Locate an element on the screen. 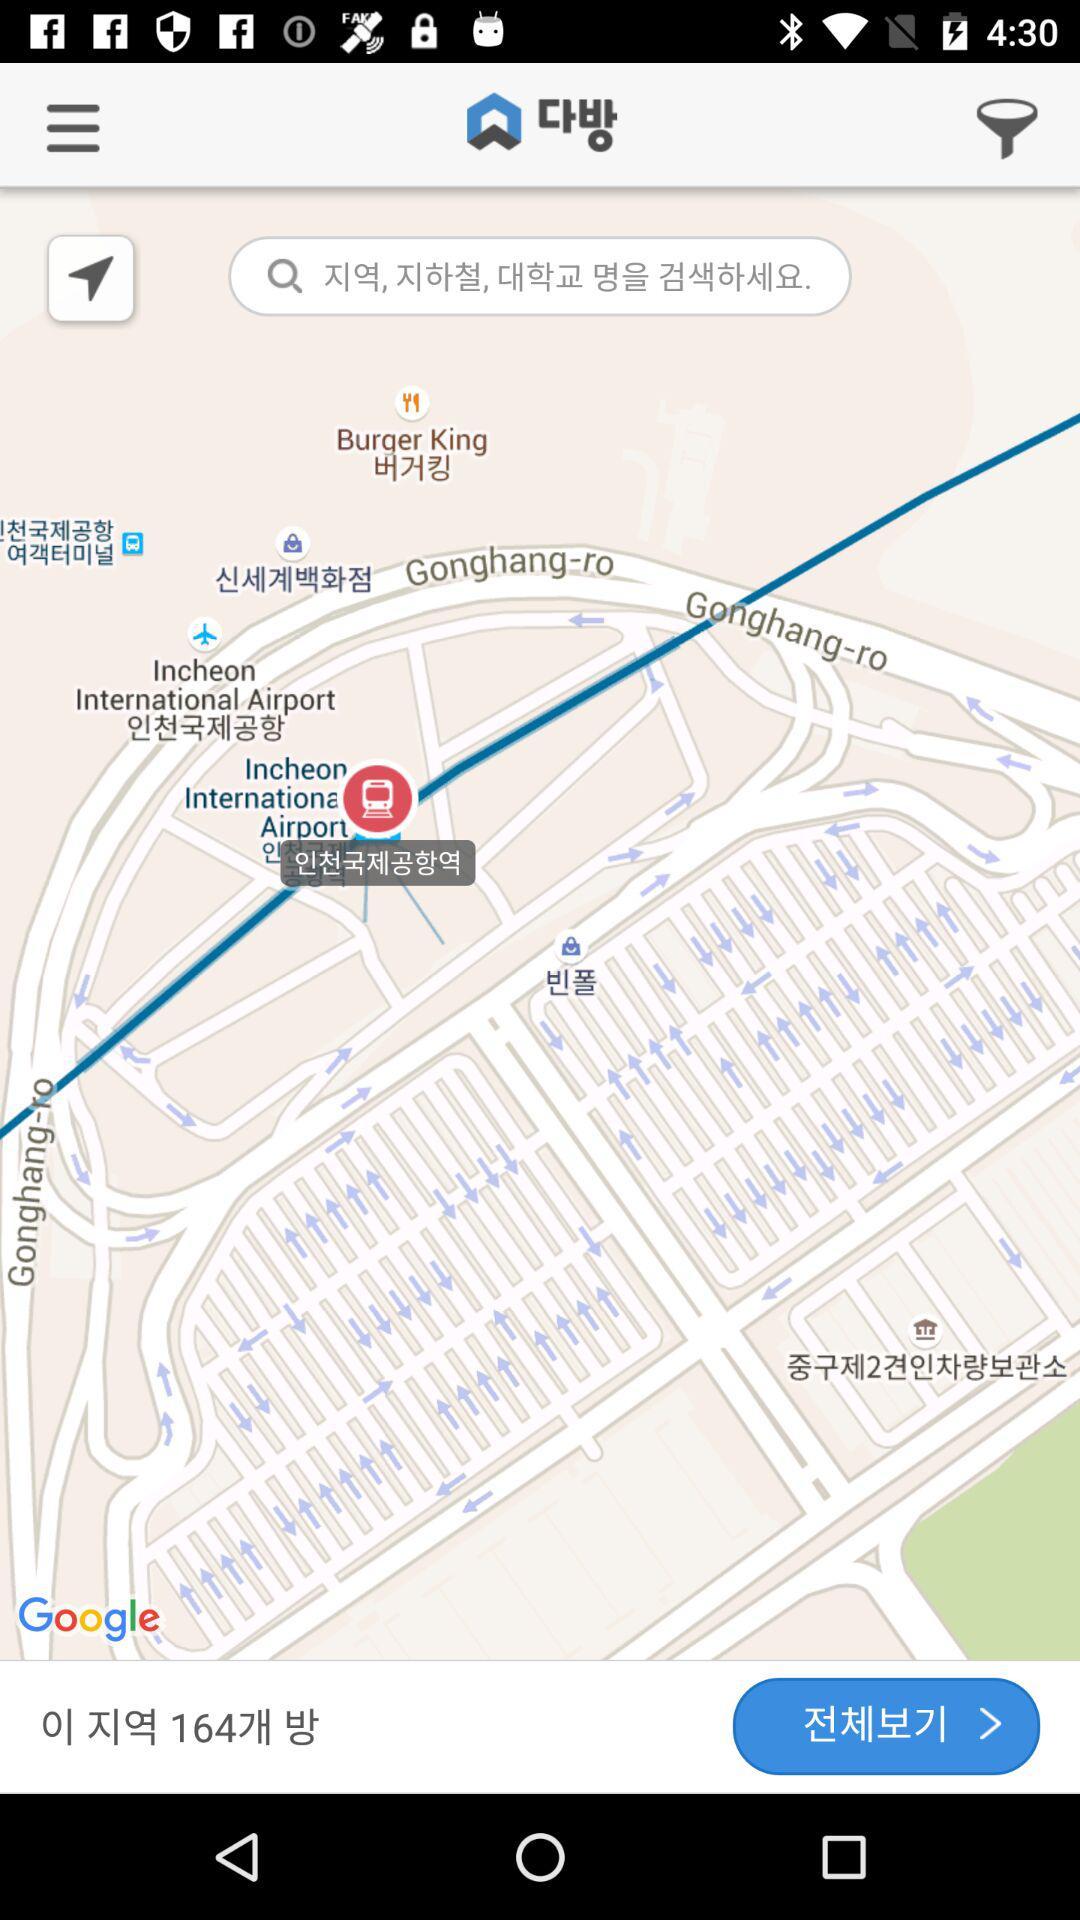 This screenshot has height=1920, width=1080. the navigation icon is located at coordinates (92, 280).